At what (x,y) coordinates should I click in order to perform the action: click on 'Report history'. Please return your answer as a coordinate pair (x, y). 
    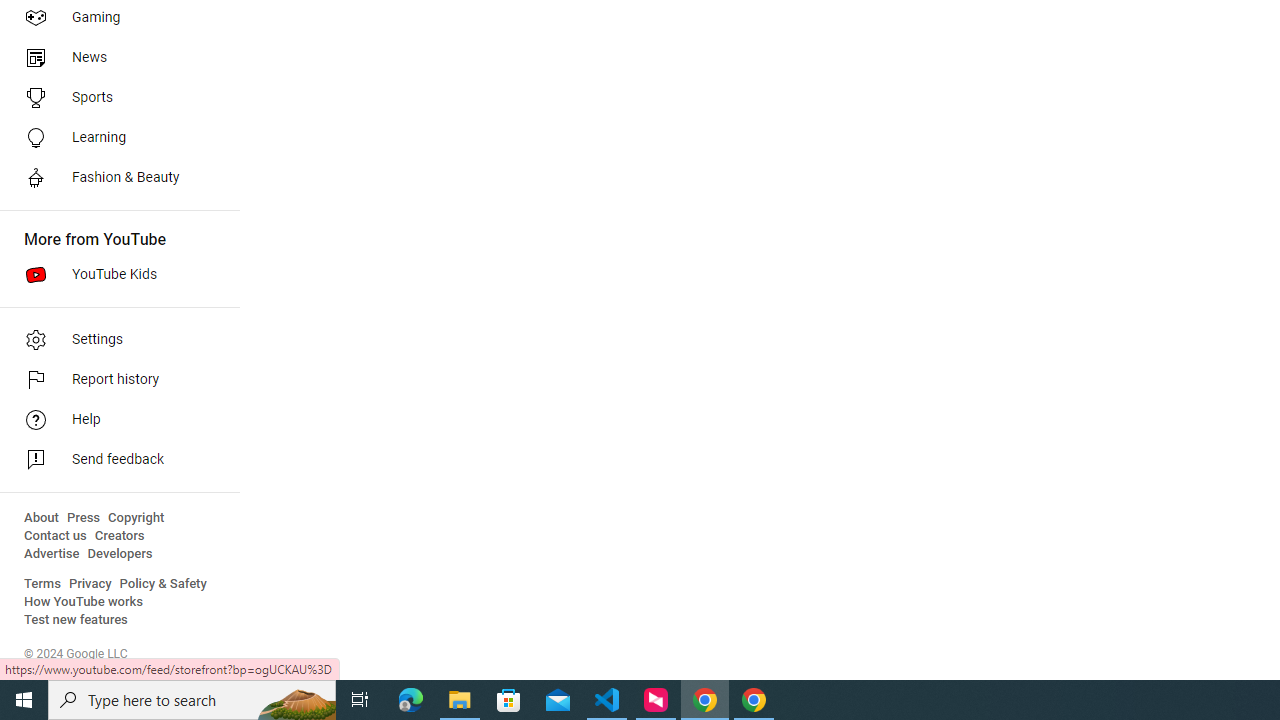
    Looking at the image, I should click on (112, 380).